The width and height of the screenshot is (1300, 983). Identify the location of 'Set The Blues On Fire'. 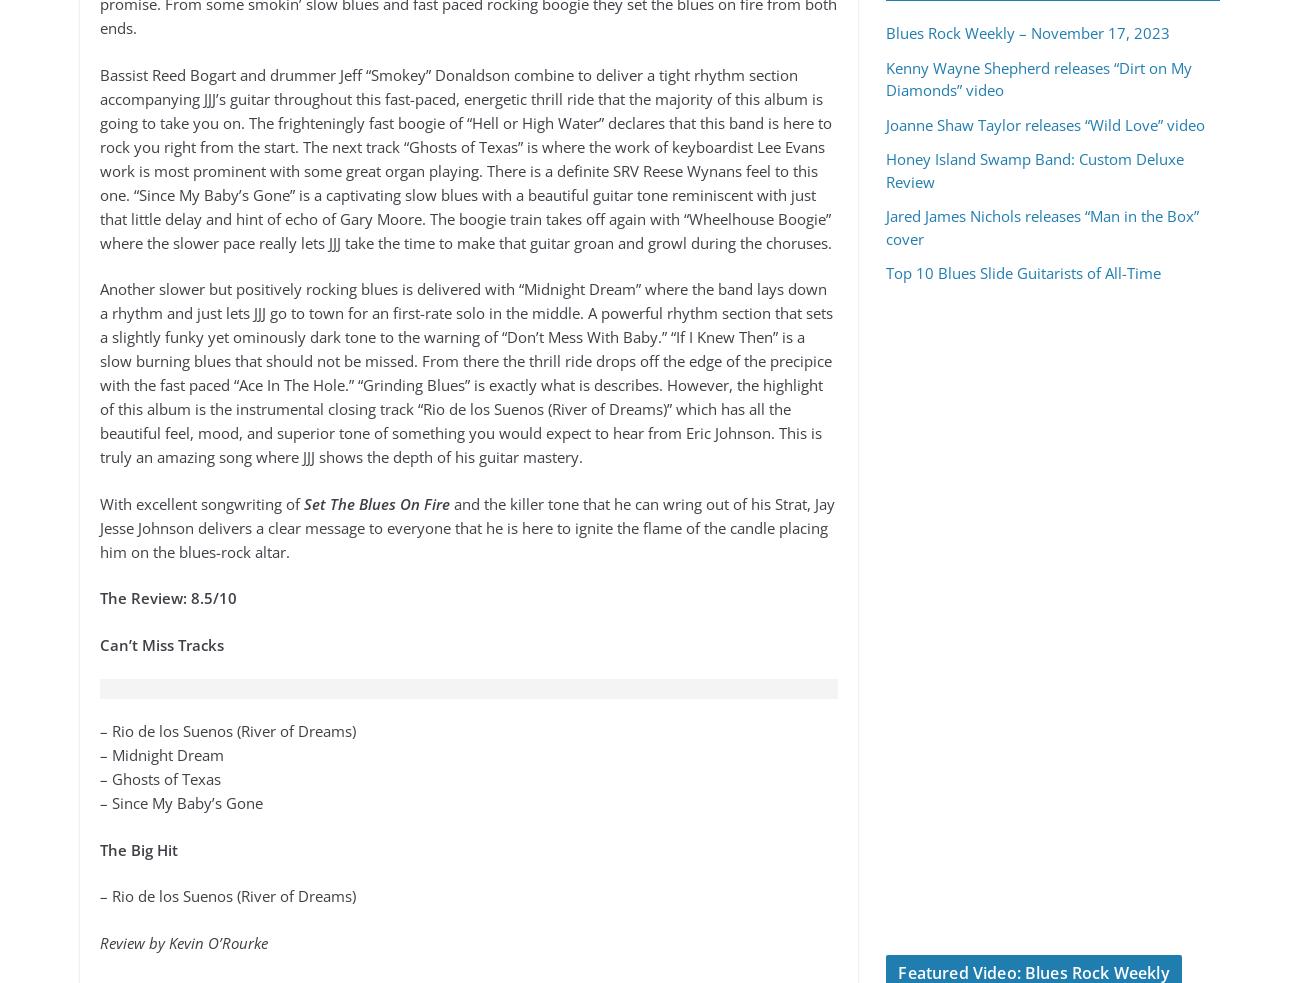
(376, 503).